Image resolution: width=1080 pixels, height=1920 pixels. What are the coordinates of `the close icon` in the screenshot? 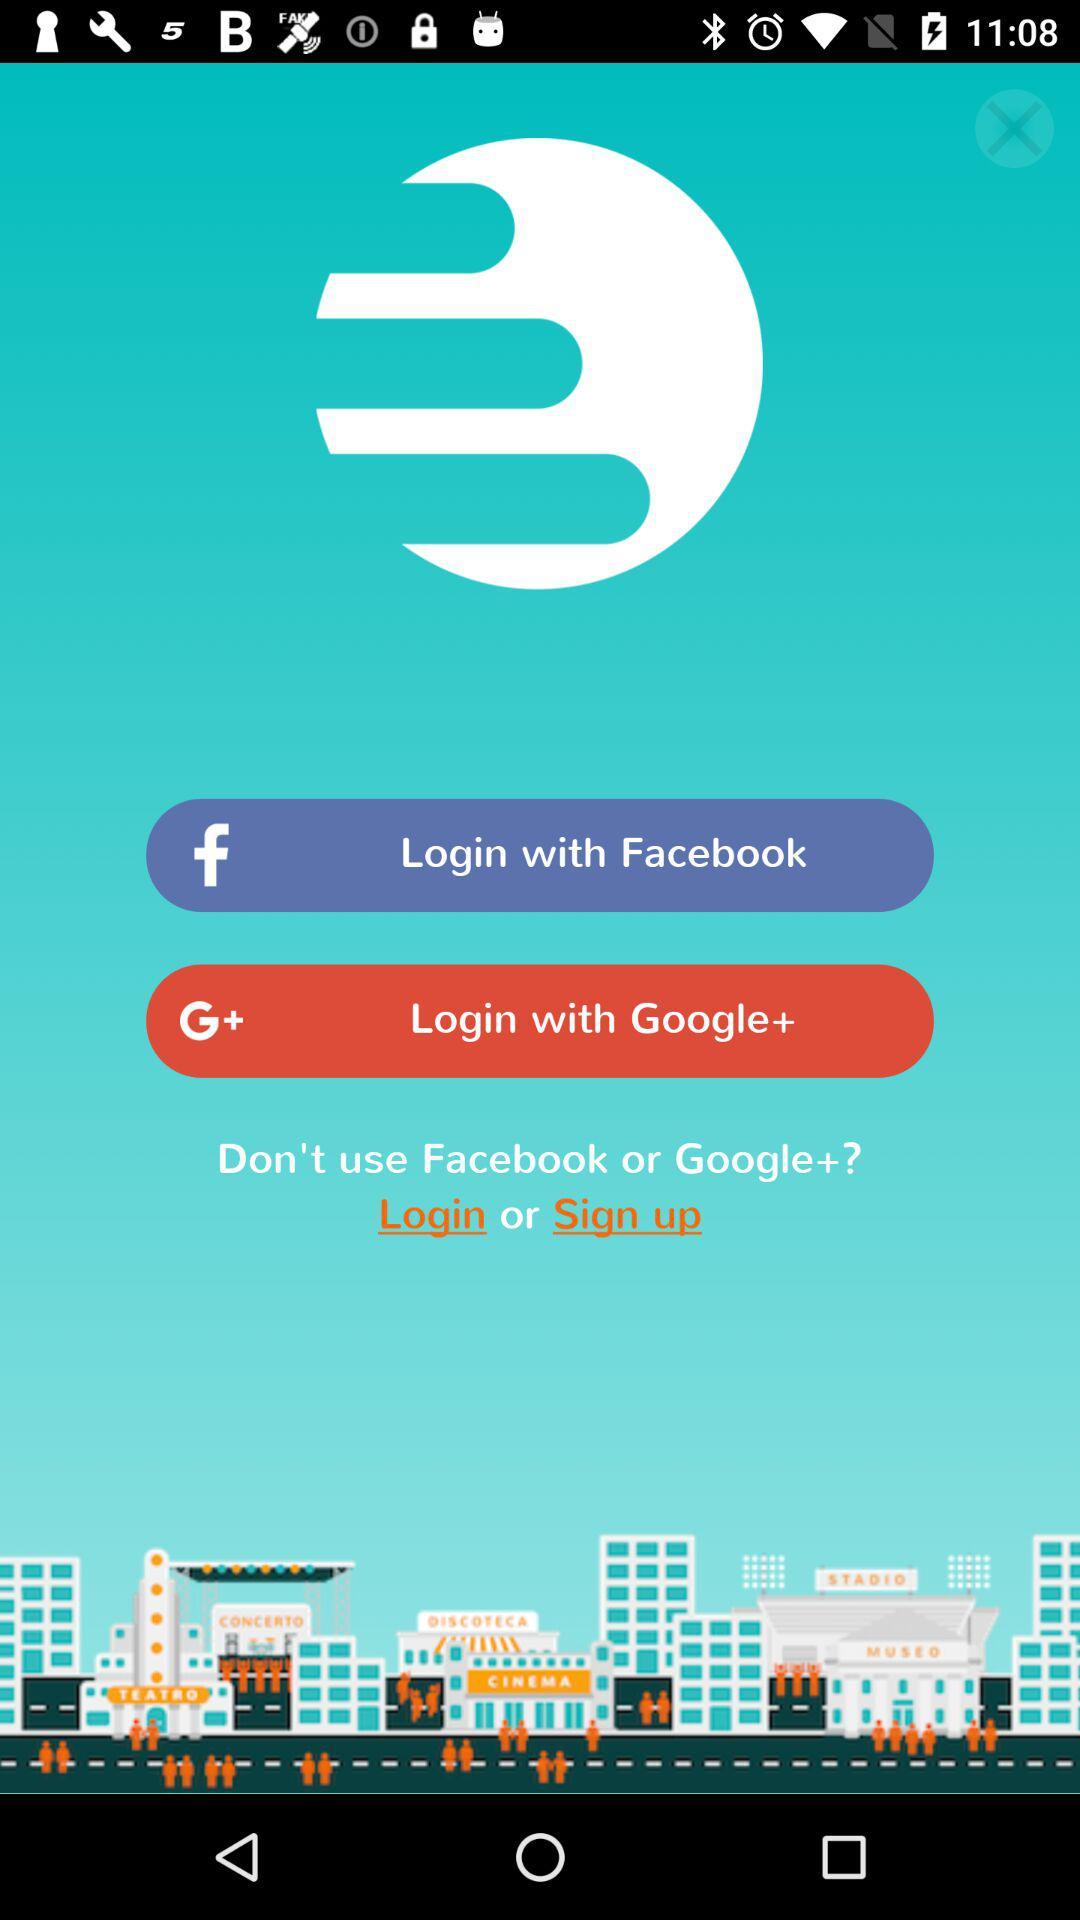 It's located at (1014, 127).